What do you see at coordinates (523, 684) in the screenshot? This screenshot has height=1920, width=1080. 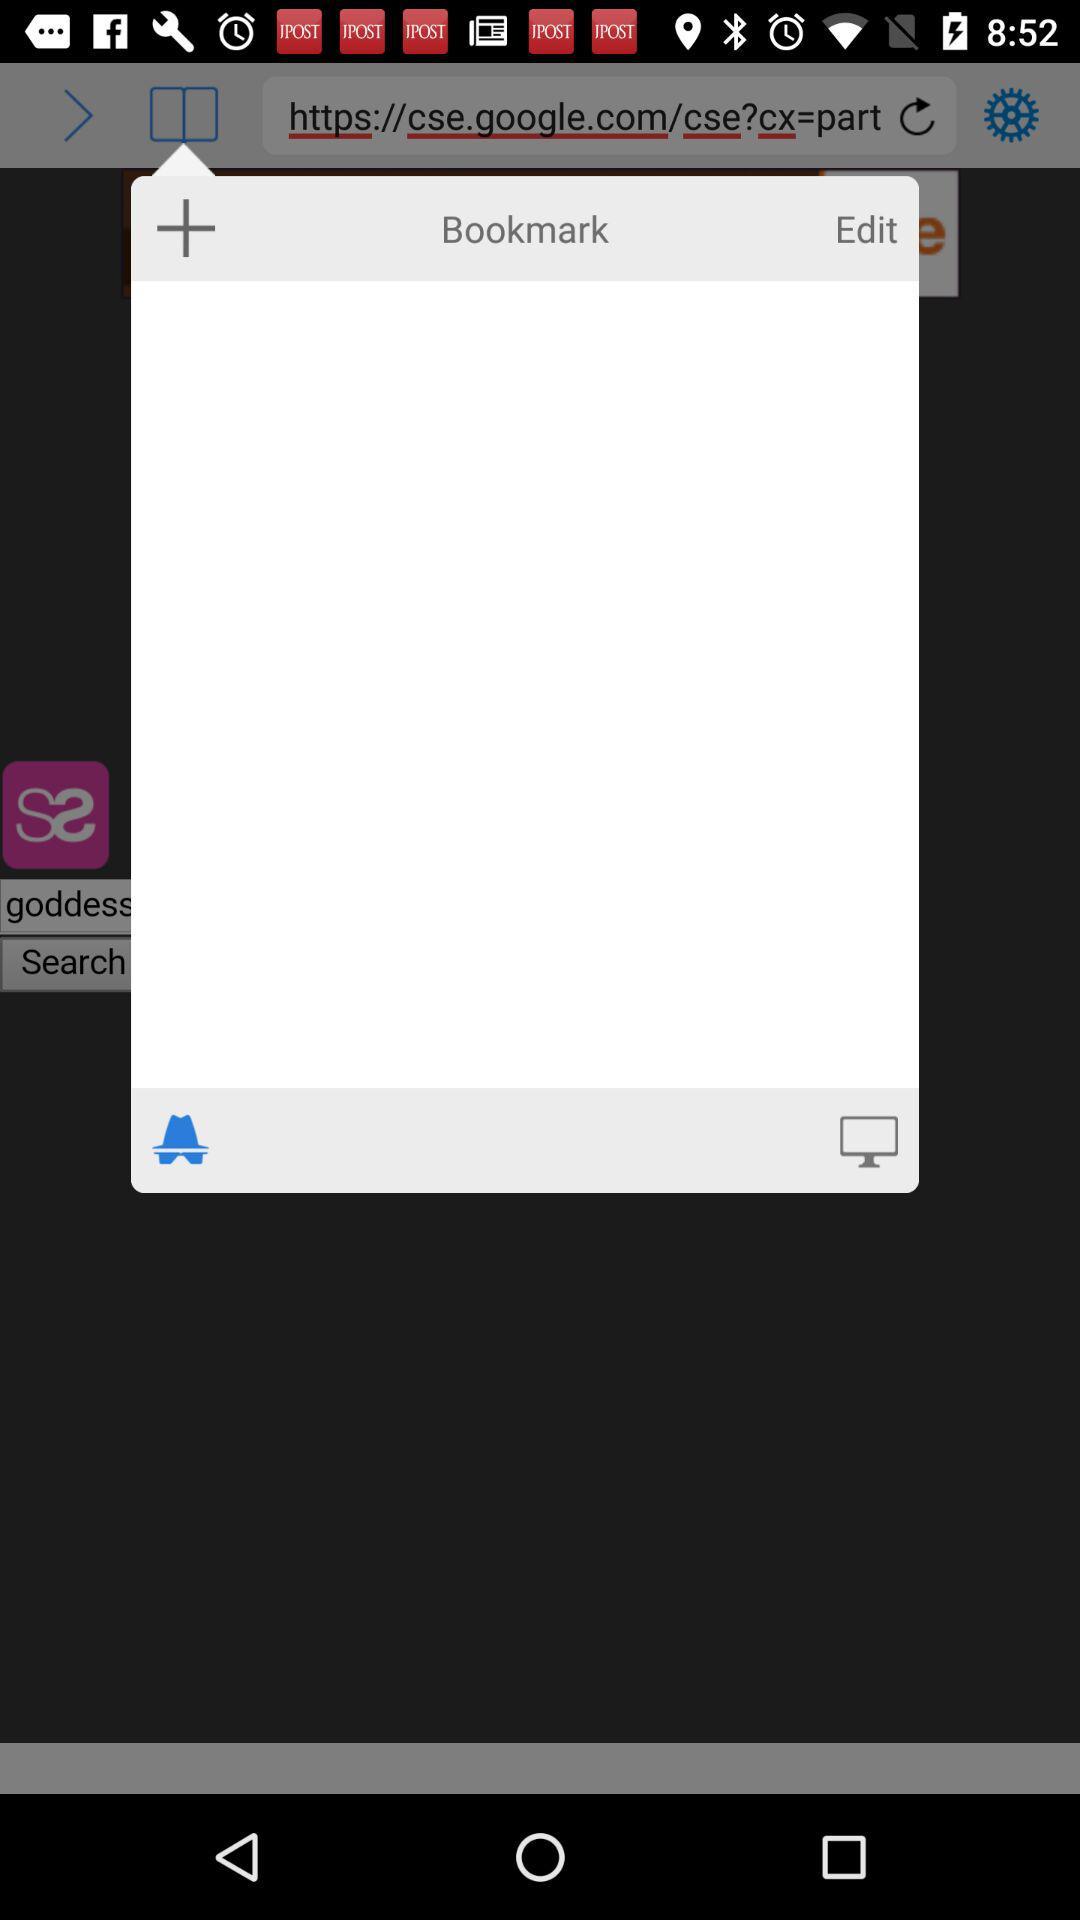 I see `the item below the bookmark item` at bounding box center [523, 684].